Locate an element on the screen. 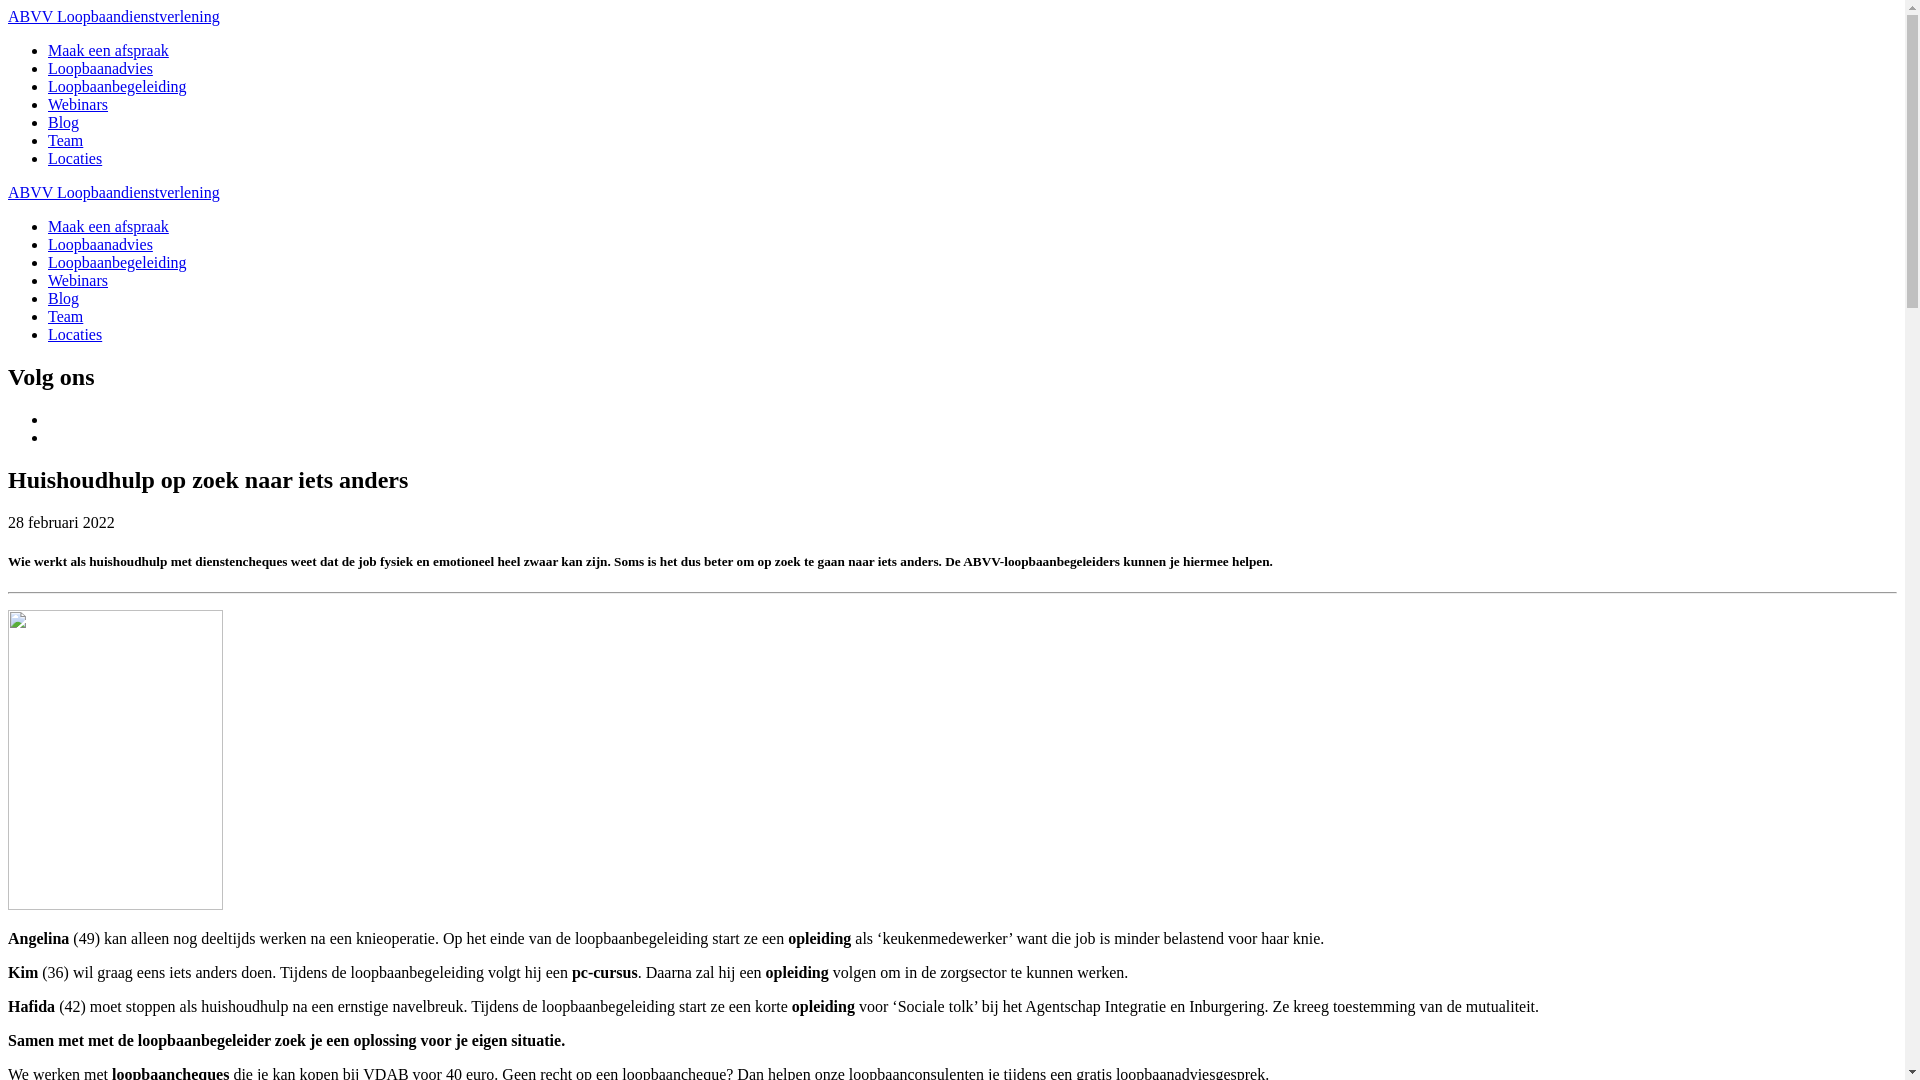  'Locaties' is located at coordinates (75, 333).